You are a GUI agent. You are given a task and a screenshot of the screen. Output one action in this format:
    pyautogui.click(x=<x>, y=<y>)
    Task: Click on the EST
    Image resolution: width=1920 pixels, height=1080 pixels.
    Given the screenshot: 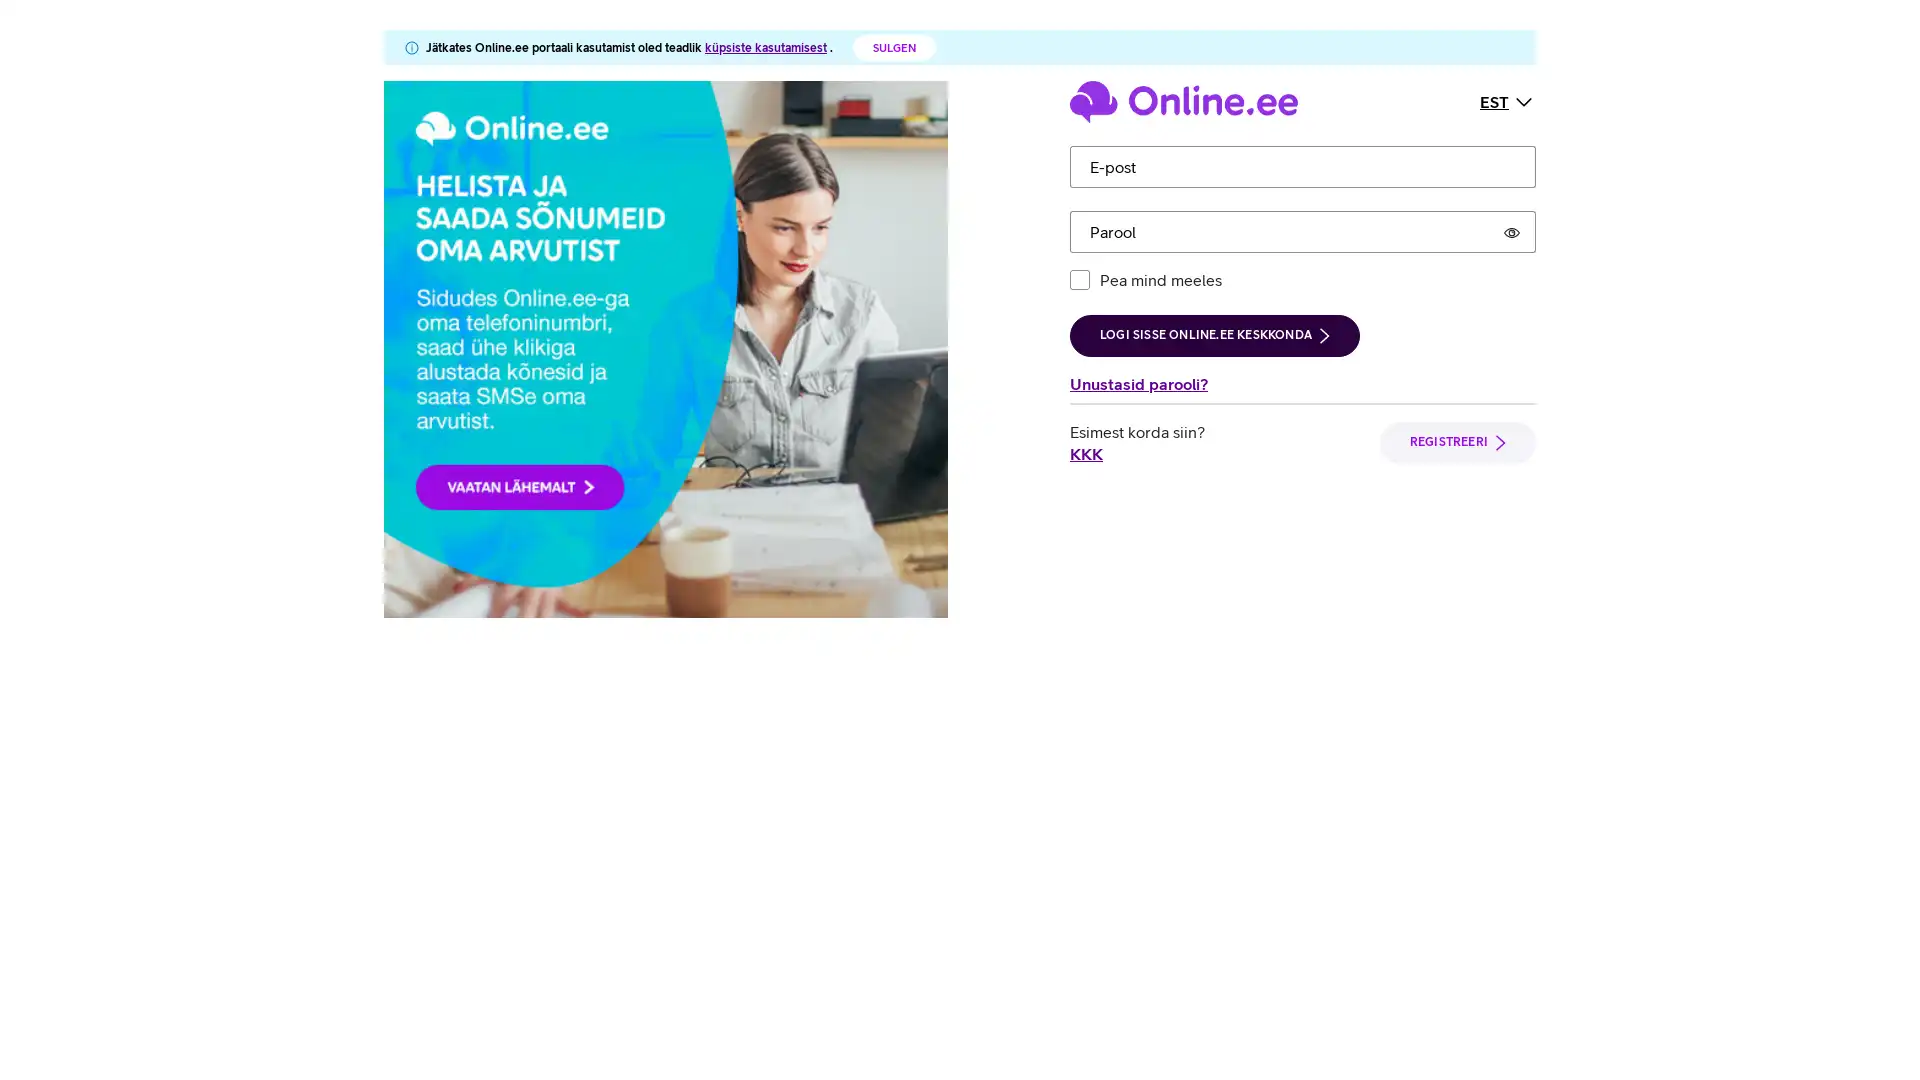 What is the action you would take?
    pyautogui.click(x=1507, y=100)
    